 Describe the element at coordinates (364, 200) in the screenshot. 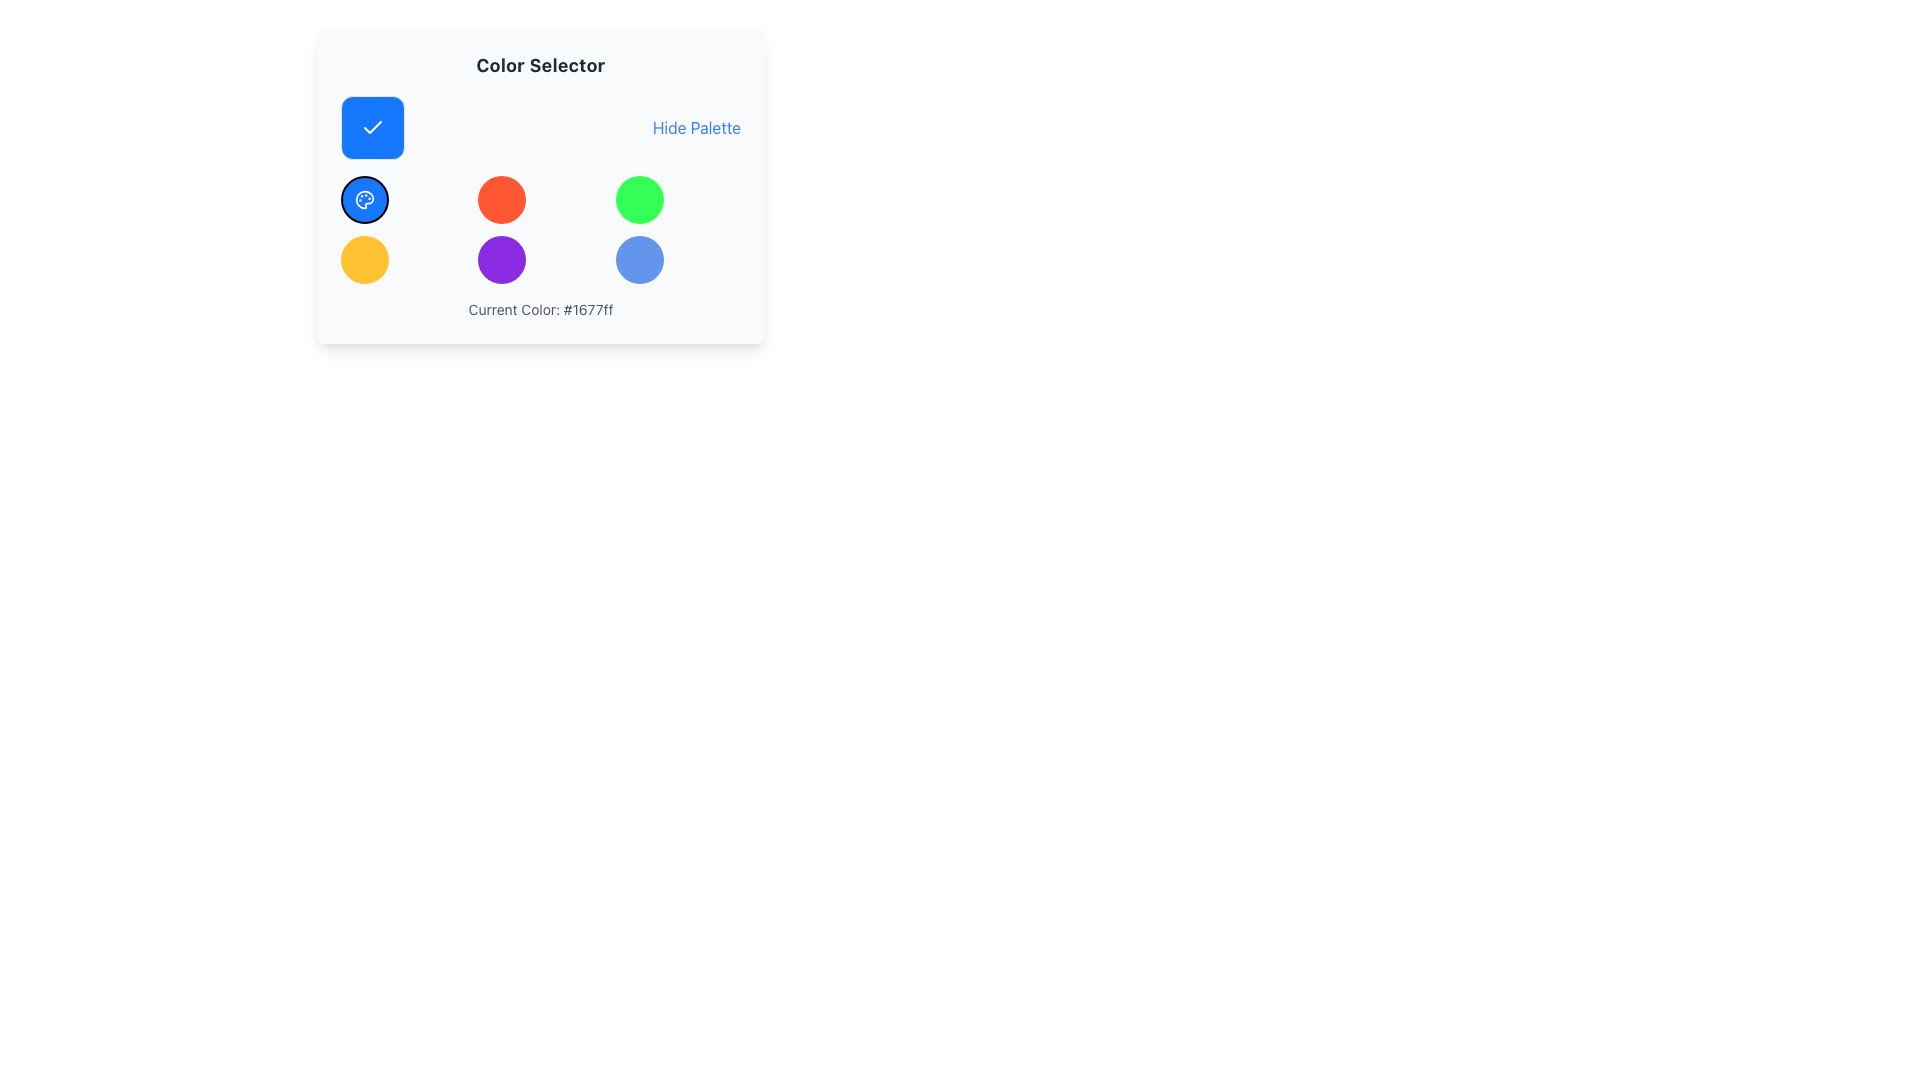

I see `the color selector icon within the palette interface, which is visually represented as an outlined segment of a palette` at that location.